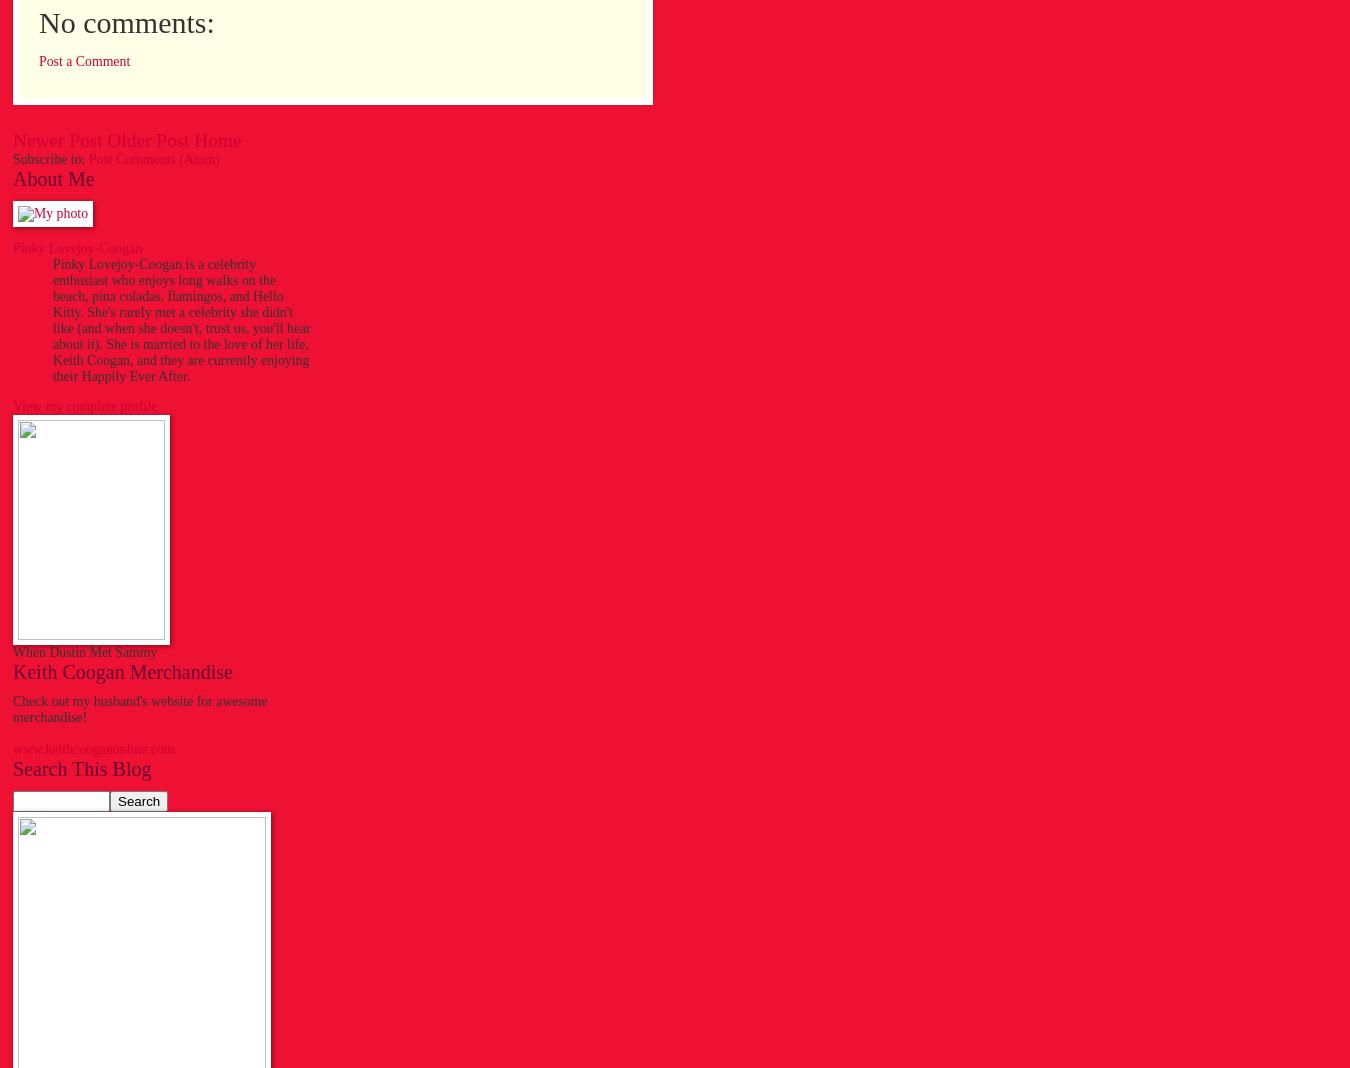 This screenshot has width=1350, height=1068. I want to click on 'Check out my husband's website for awesome merchandise!', so click(139, 708).